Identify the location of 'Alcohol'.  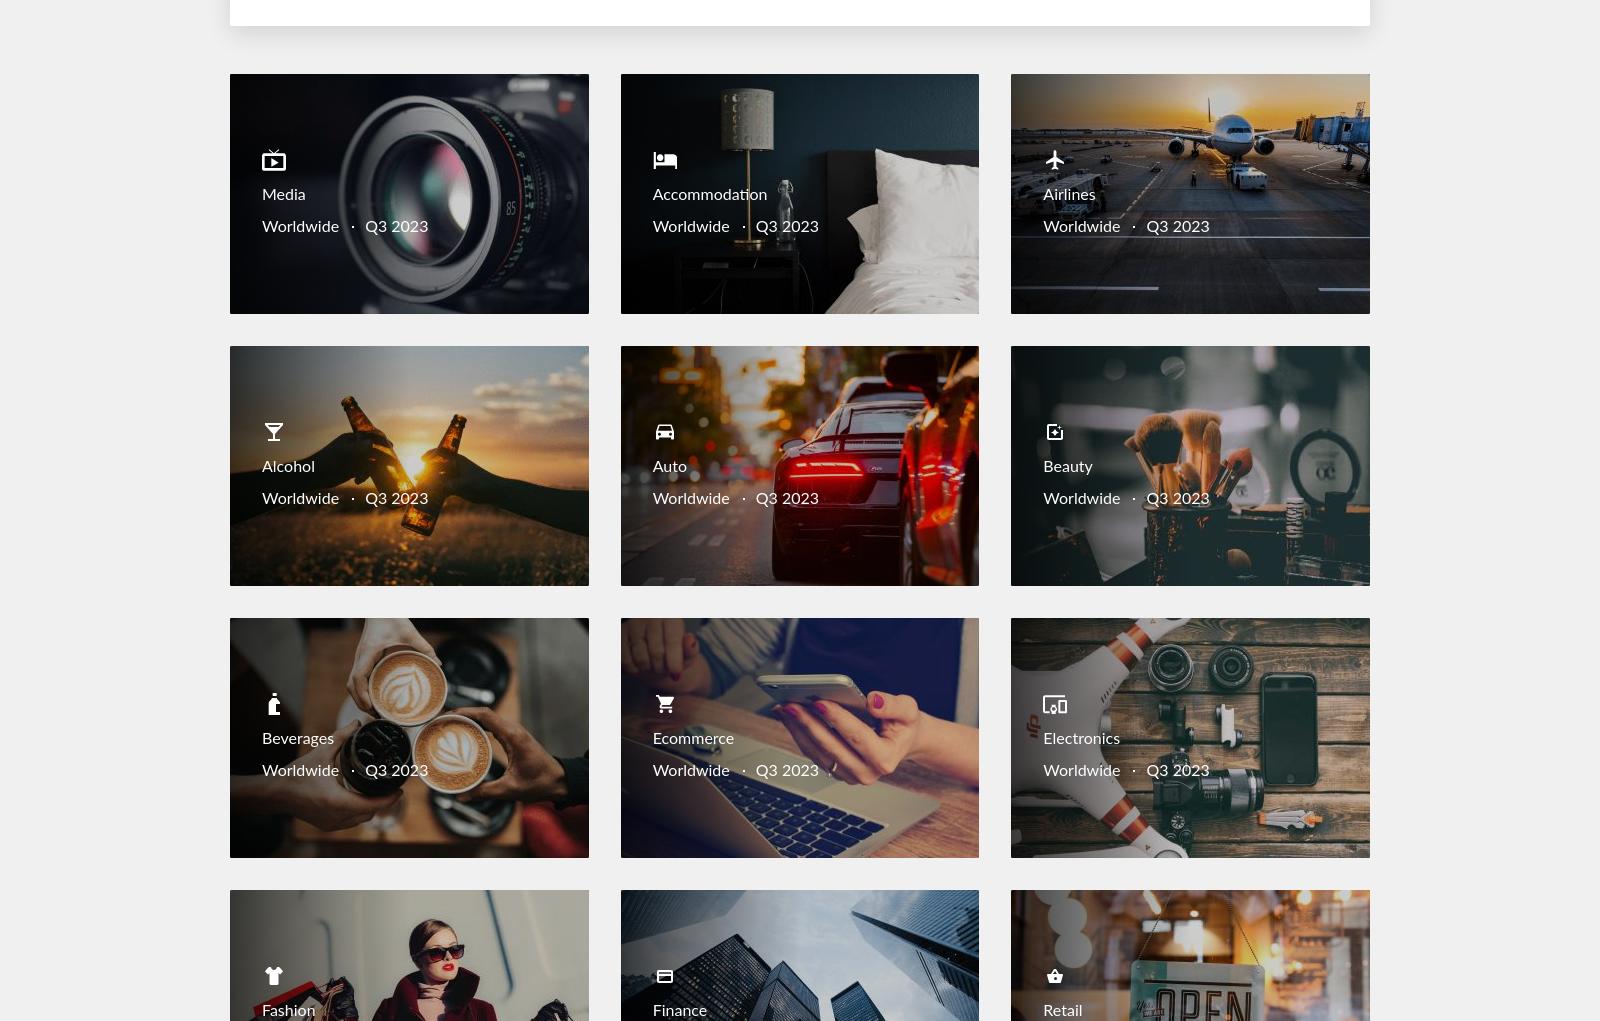
(262, 467).